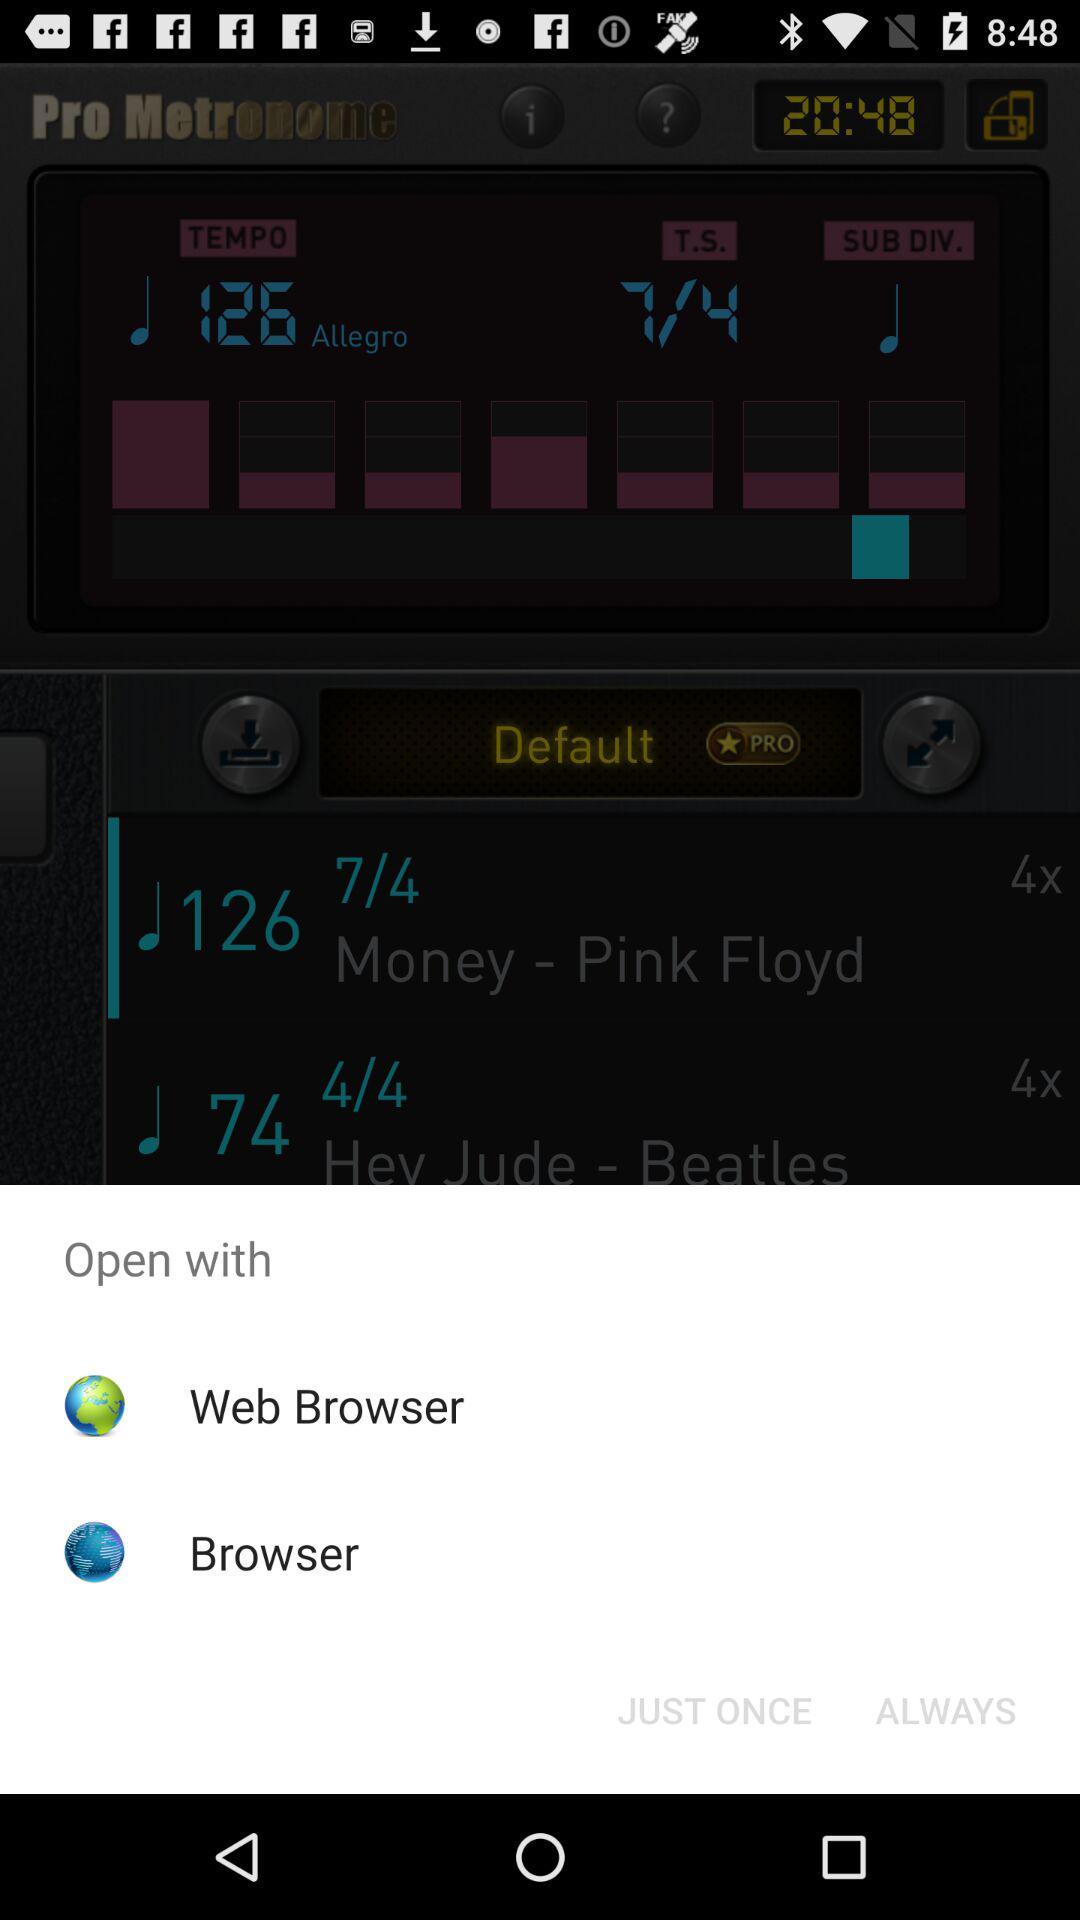 The image size is (1080, 1920). Describe the element at coordinates (325, 1404) in the screenshot. I see `the web browser app` at that location.